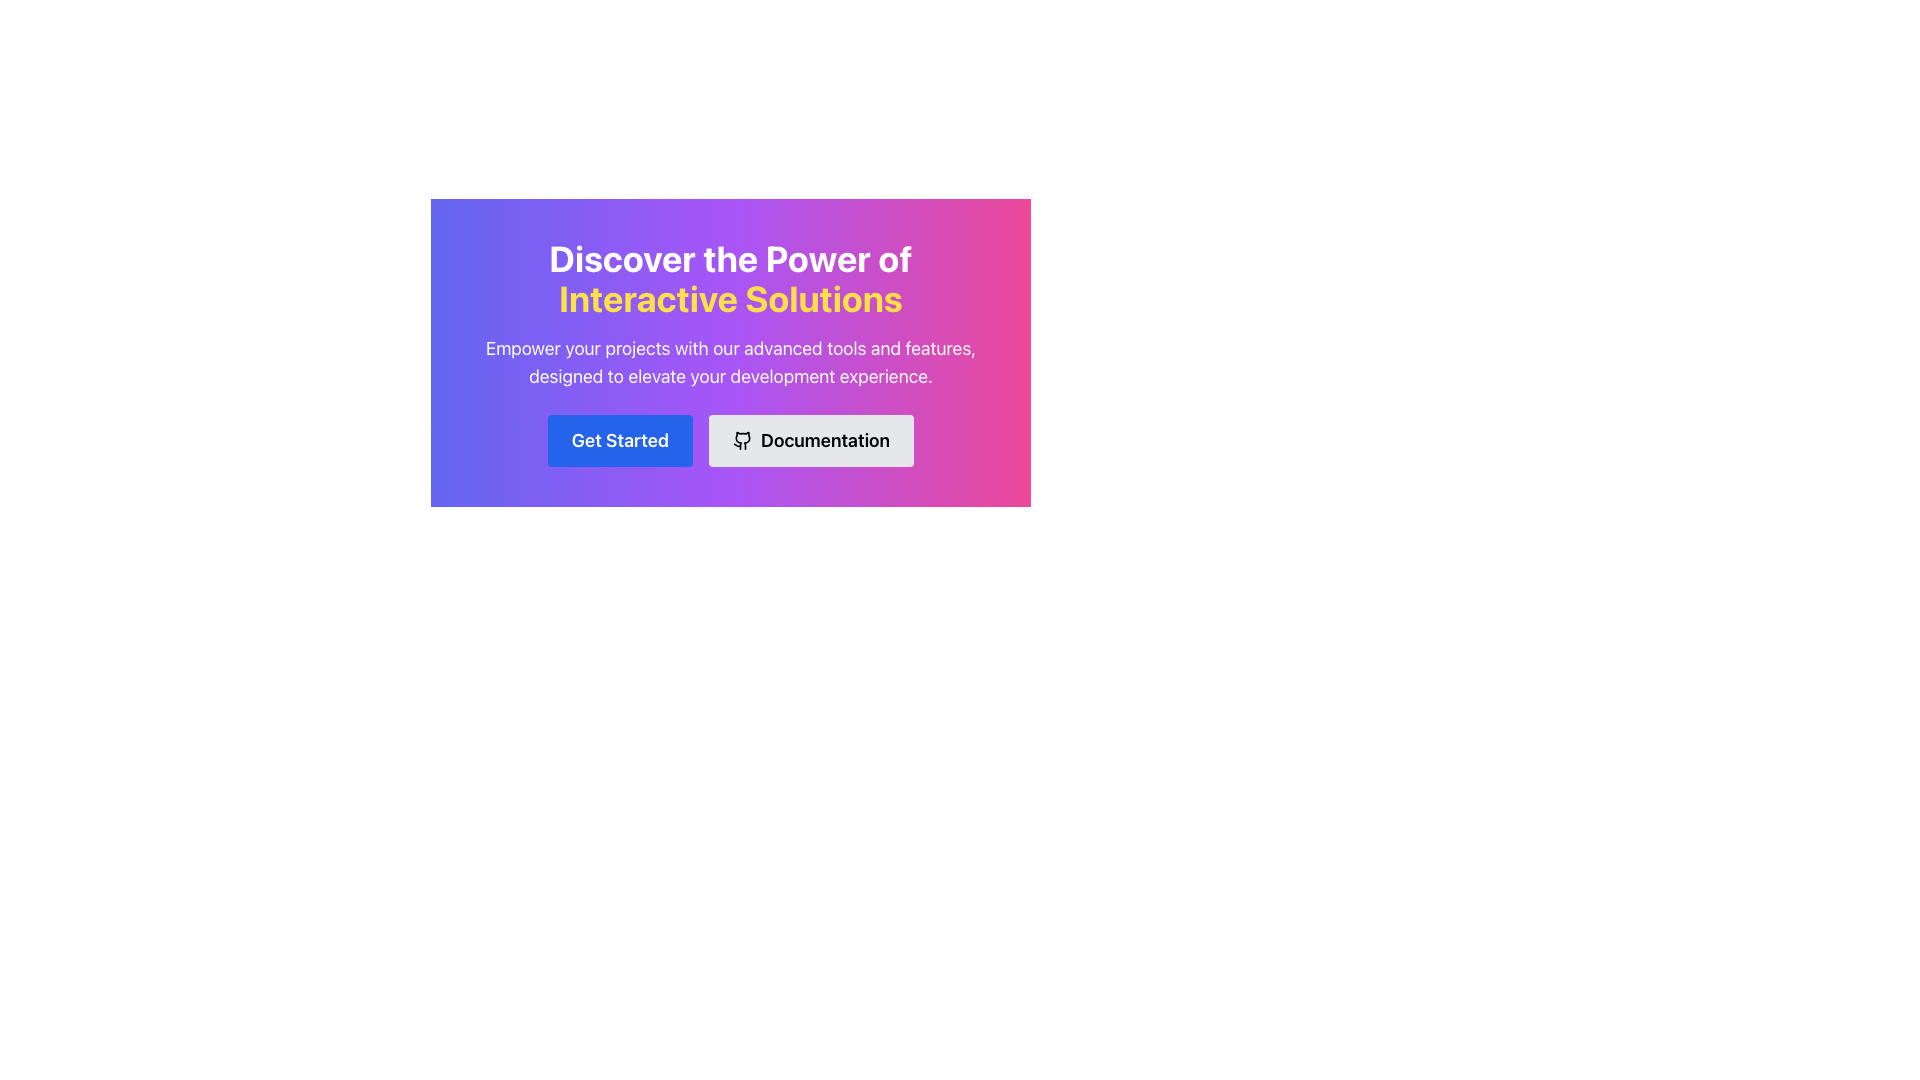  What do you see at coordinates (811, 439) in the screenshot?
I see `the documentation button located to the right of the 'Get Started' button` at bounding box center [811, 439].